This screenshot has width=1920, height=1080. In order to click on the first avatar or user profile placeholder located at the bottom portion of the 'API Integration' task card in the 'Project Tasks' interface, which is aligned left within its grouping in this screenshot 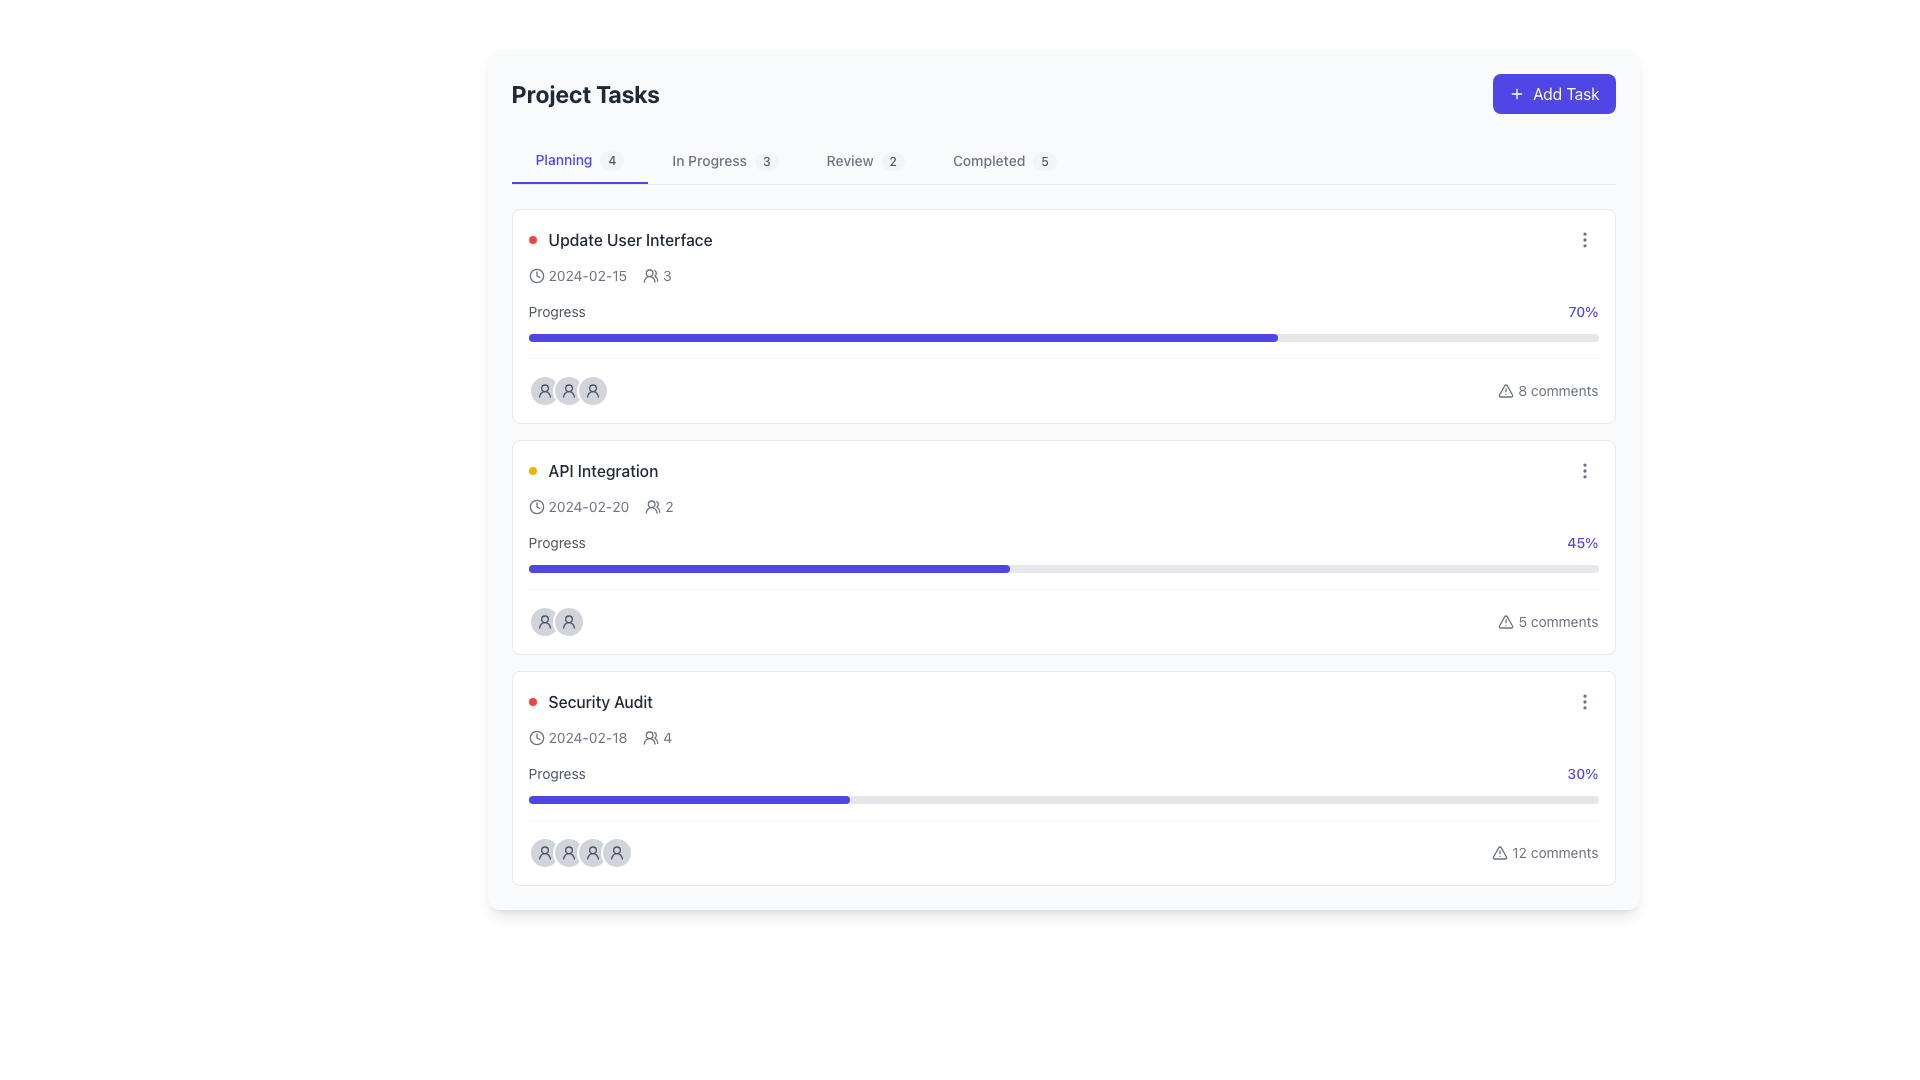, I will do `click(544, 620)`.